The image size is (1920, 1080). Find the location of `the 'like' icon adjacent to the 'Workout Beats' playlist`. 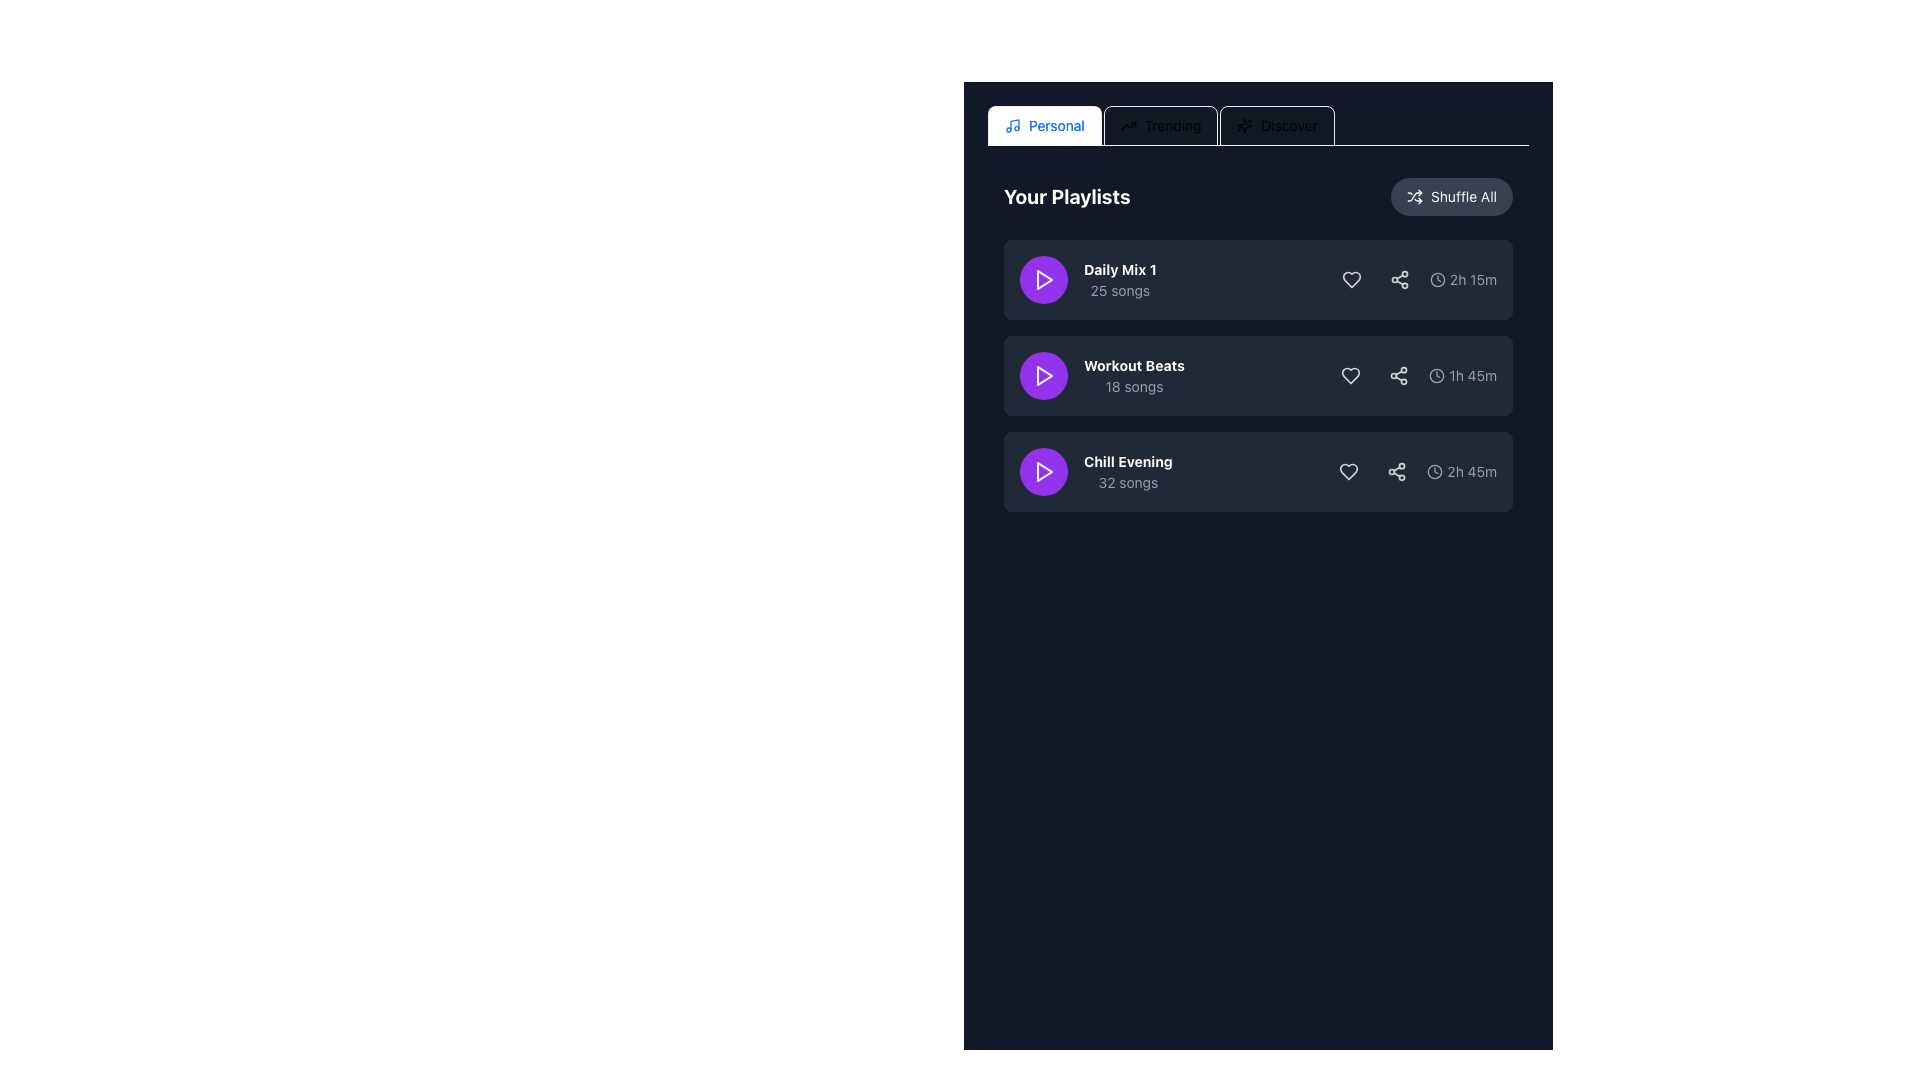

the 'like' icon adjacent to the 'Workout Beats' playlist is located at coordinates (1351, 375).